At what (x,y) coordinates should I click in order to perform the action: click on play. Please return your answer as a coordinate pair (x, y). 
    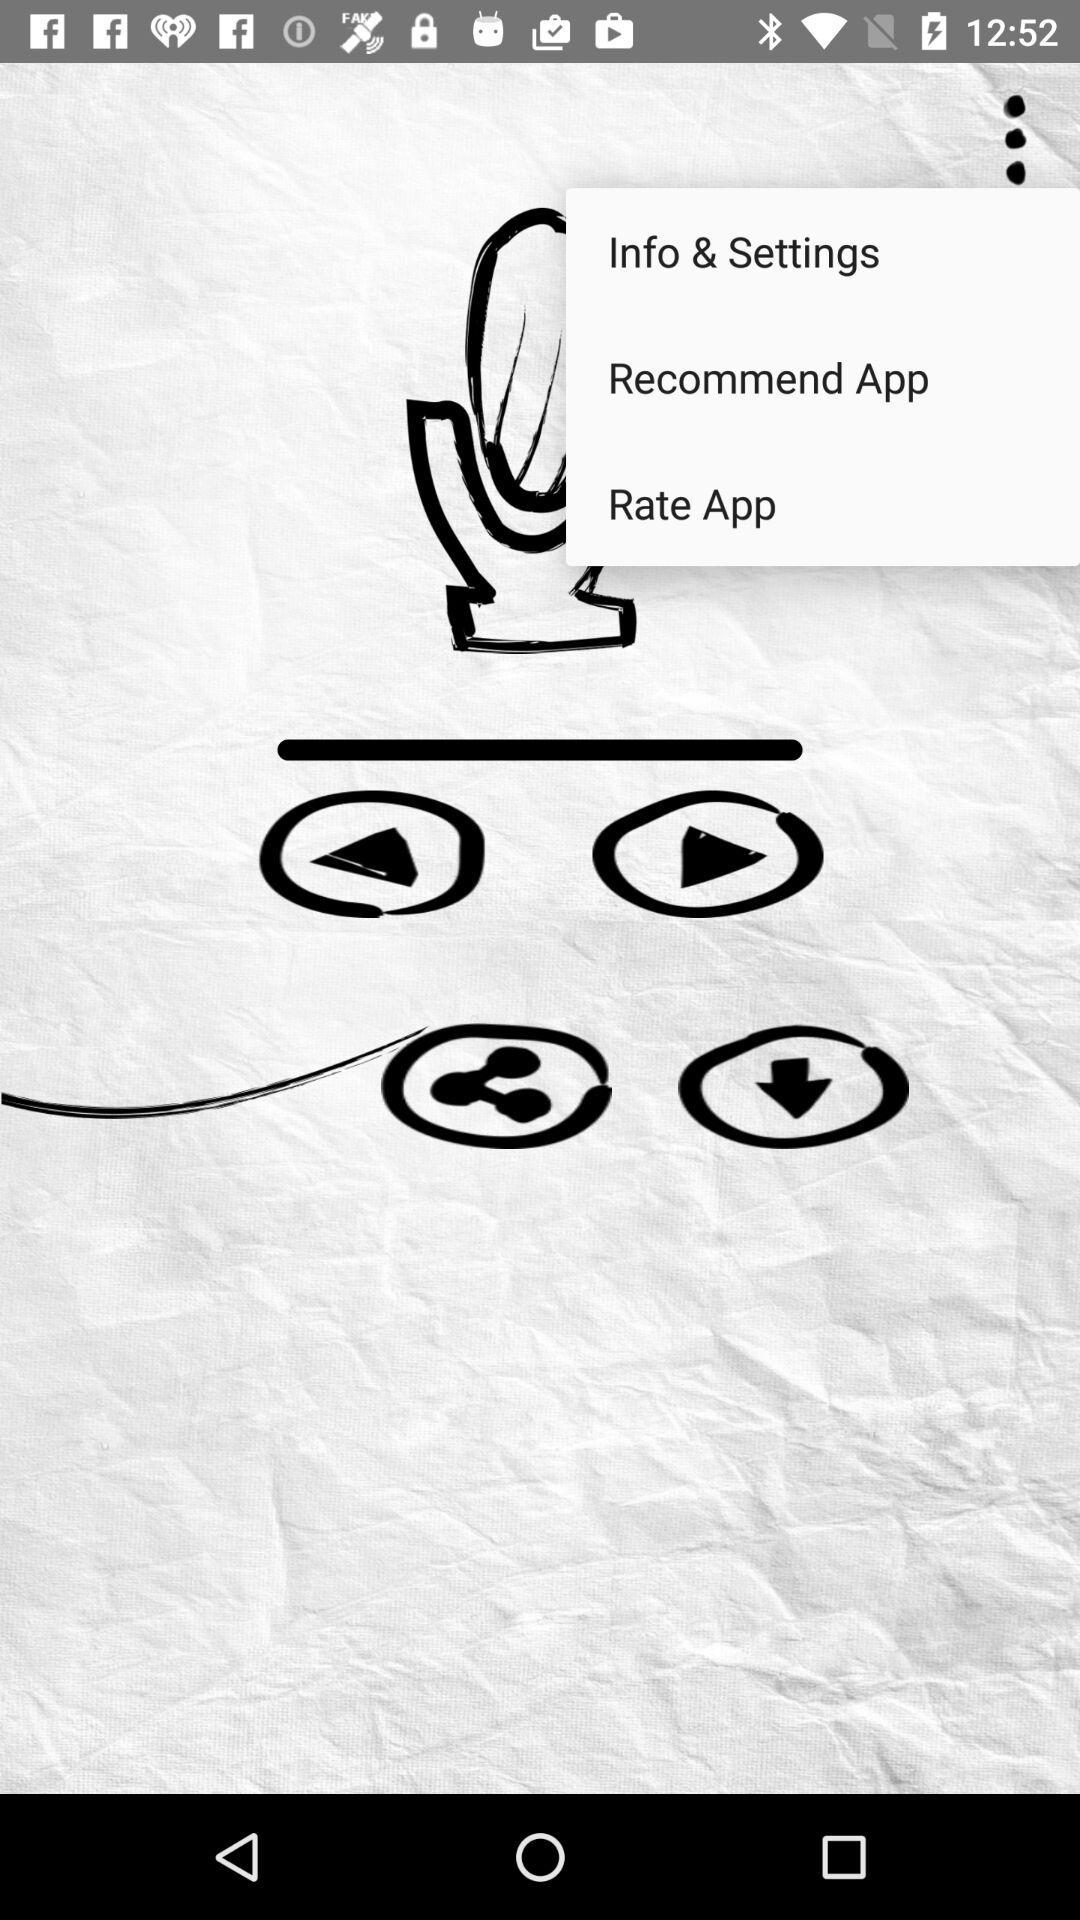
    Looking at the image, I should click on (371, 854).